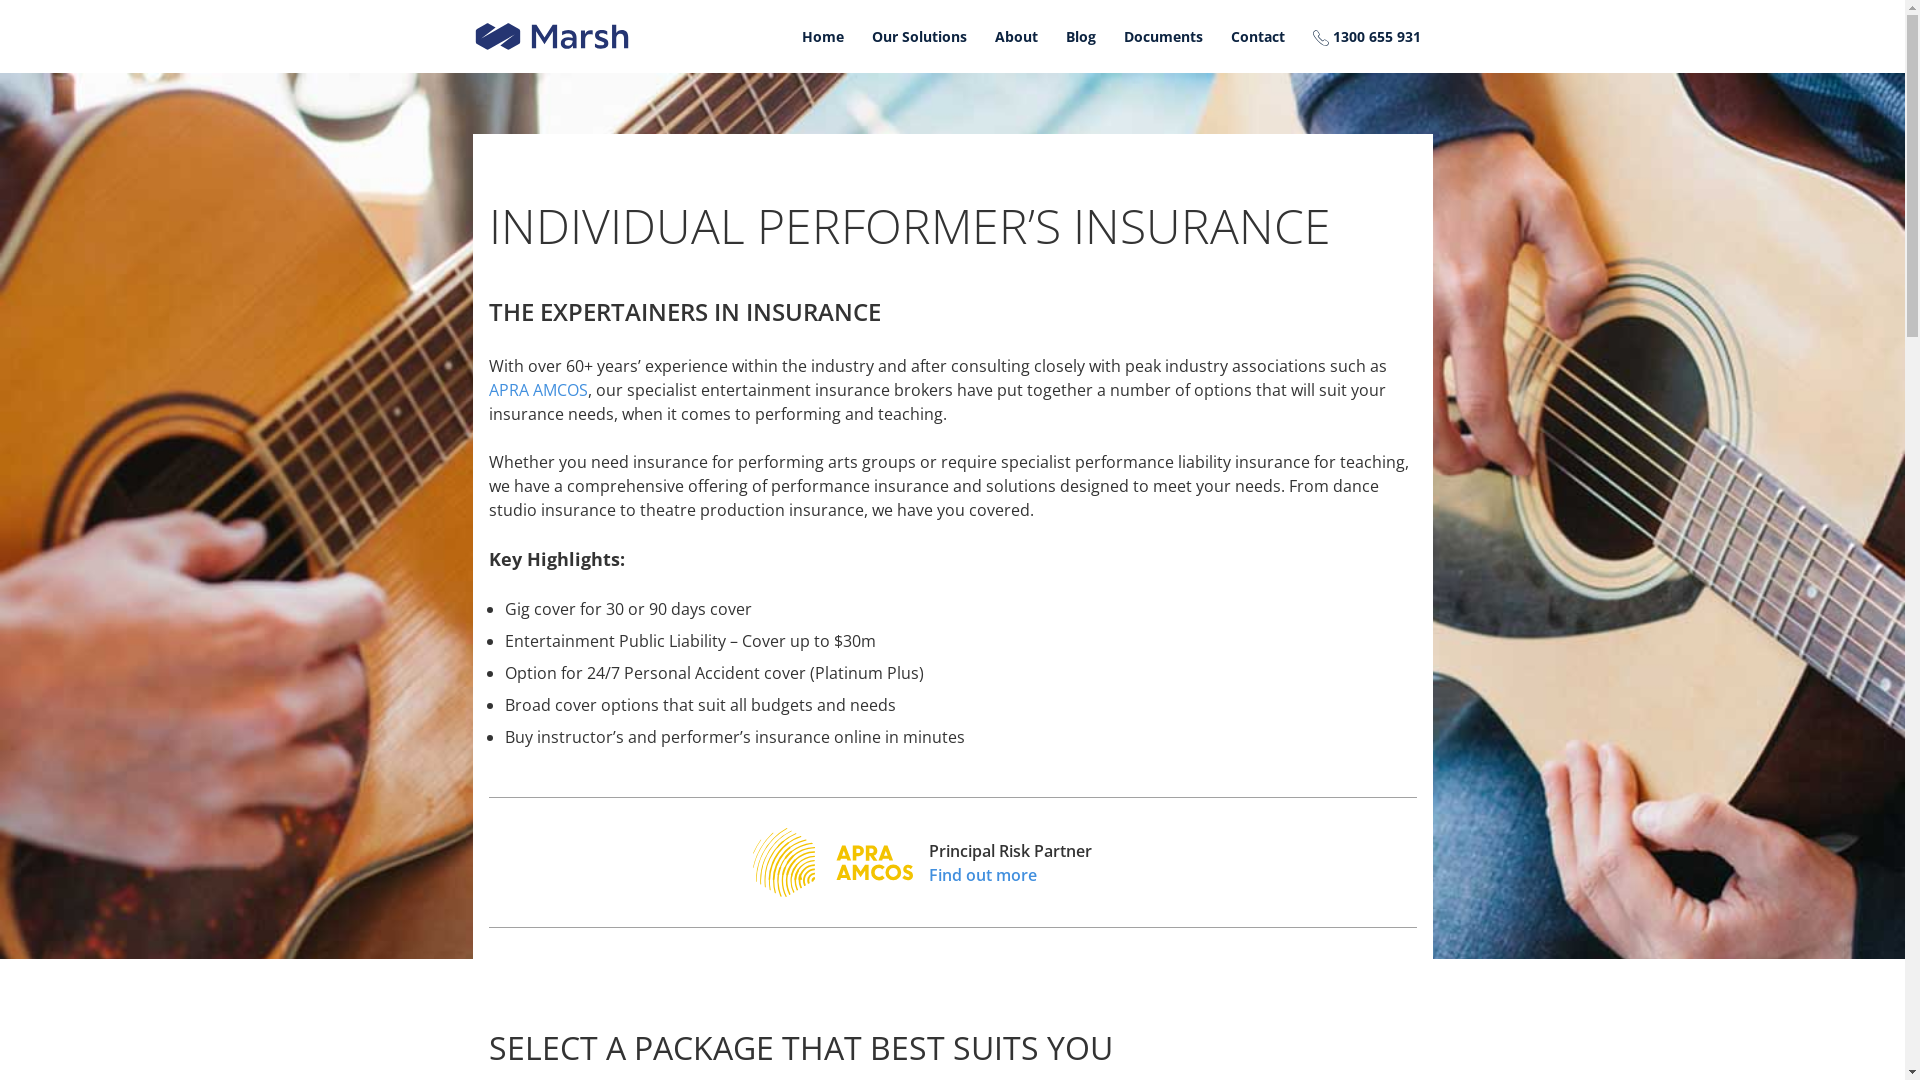  Describe the element at coordinates (1079, 37) in the screenshot. I see `'Blog'` at that location.